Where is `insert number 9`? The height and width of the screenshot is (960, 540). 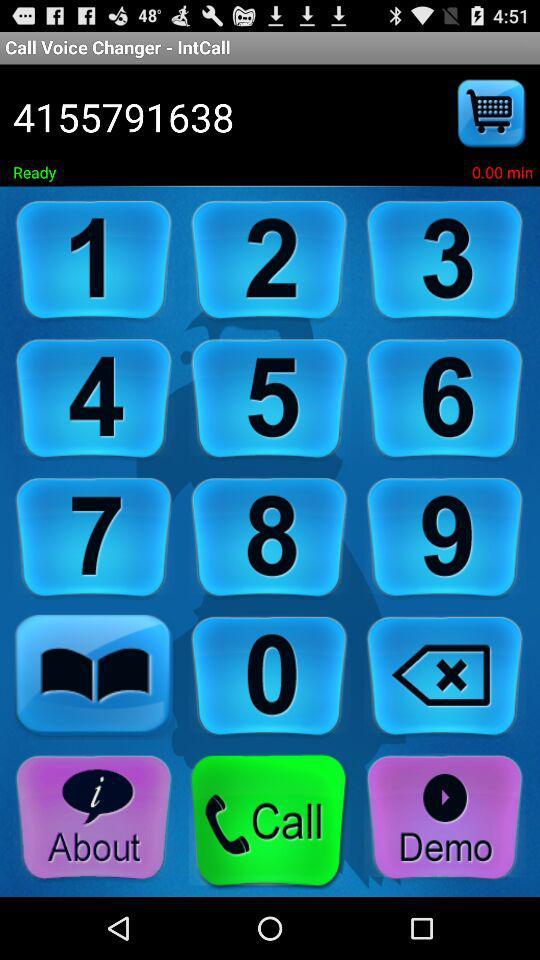 insert number 9 is located at coordinates (445, 537).